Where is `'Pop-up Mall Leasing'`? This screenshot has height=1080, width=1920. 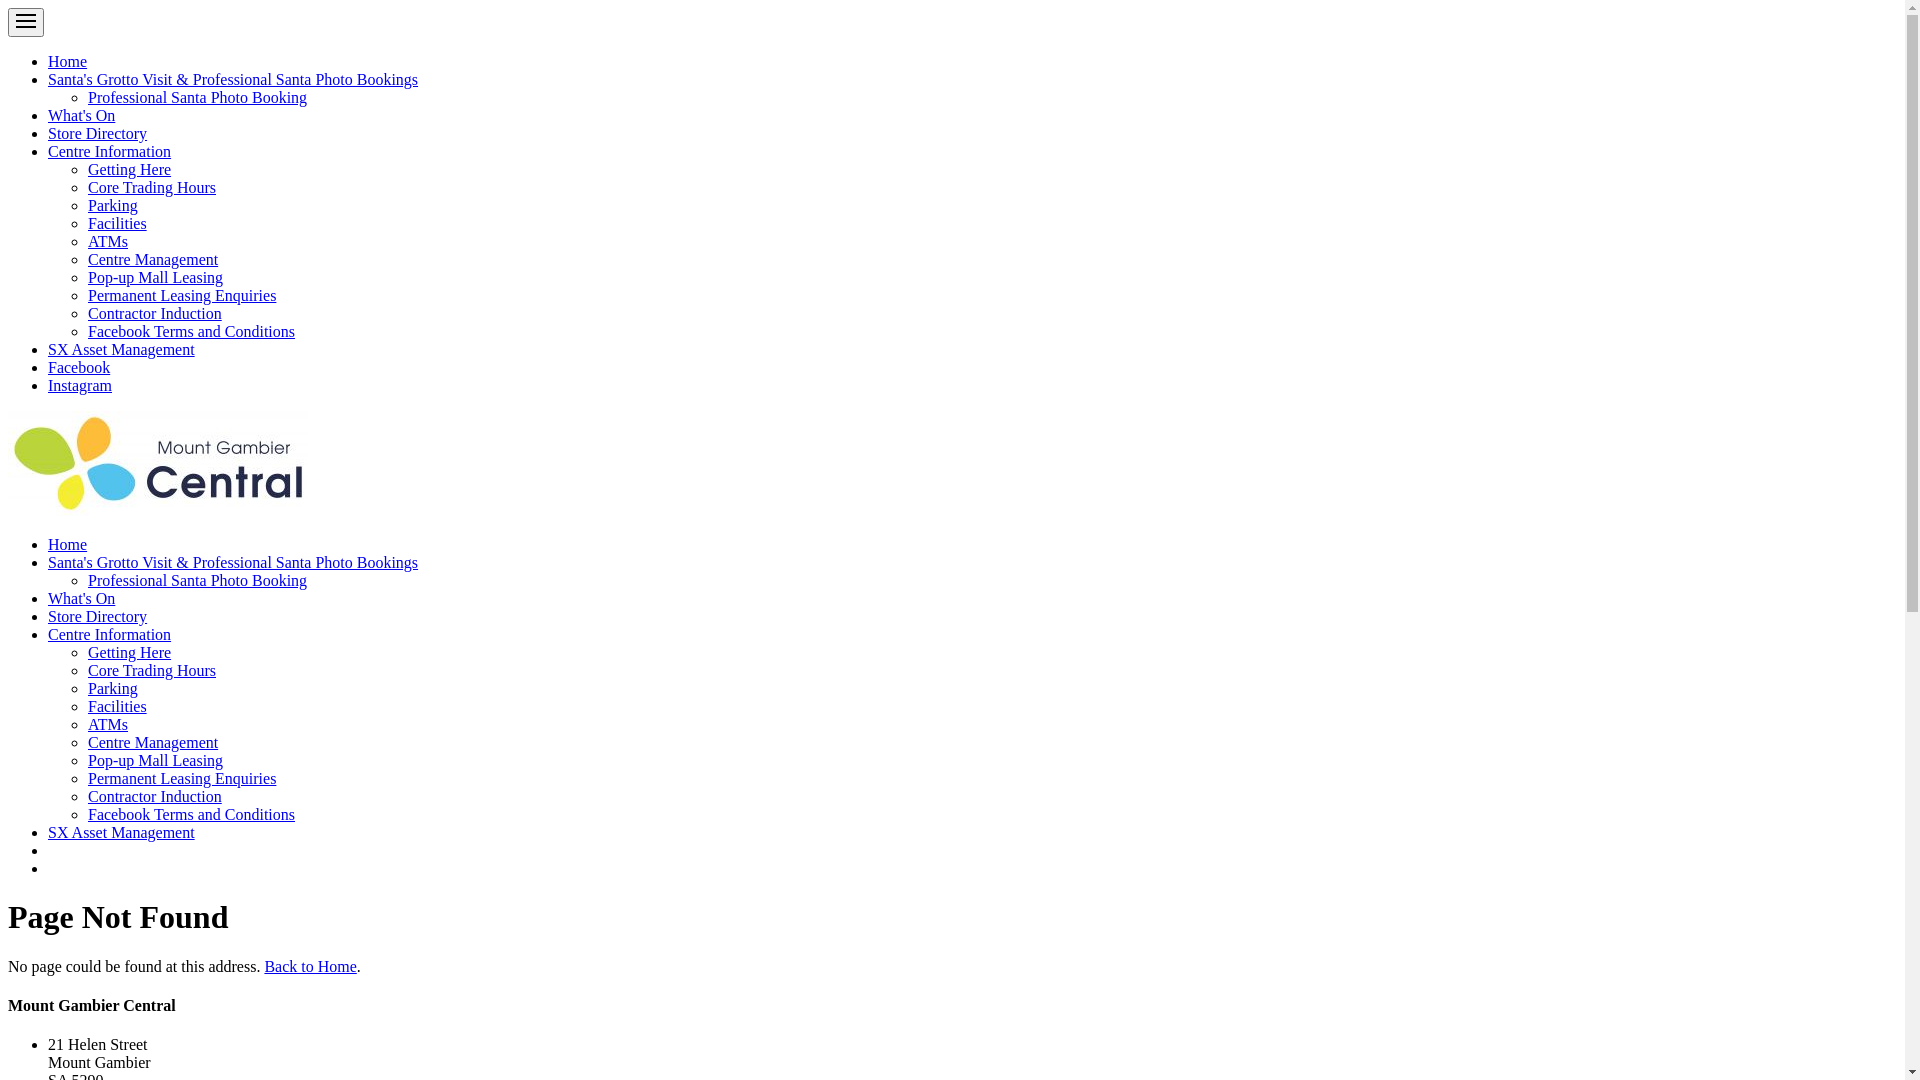
'Pop-up Mall Leasing' is located at coordinates (154, 277).